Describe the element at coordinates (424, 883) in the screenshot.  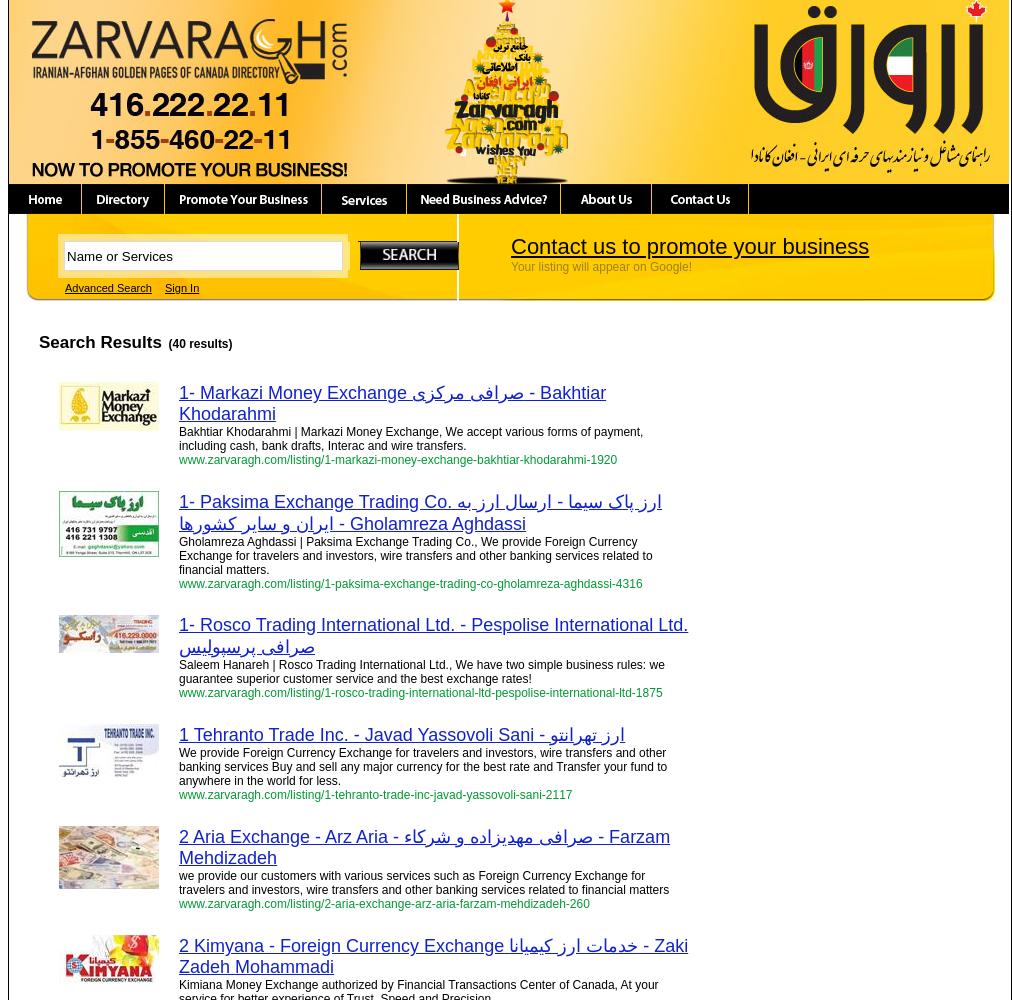
I see `'we provide our customers with various services such as Foreign  Currency Exchange for travelers and investors, wire transfers and other banking services related to financial matters'` at that location.